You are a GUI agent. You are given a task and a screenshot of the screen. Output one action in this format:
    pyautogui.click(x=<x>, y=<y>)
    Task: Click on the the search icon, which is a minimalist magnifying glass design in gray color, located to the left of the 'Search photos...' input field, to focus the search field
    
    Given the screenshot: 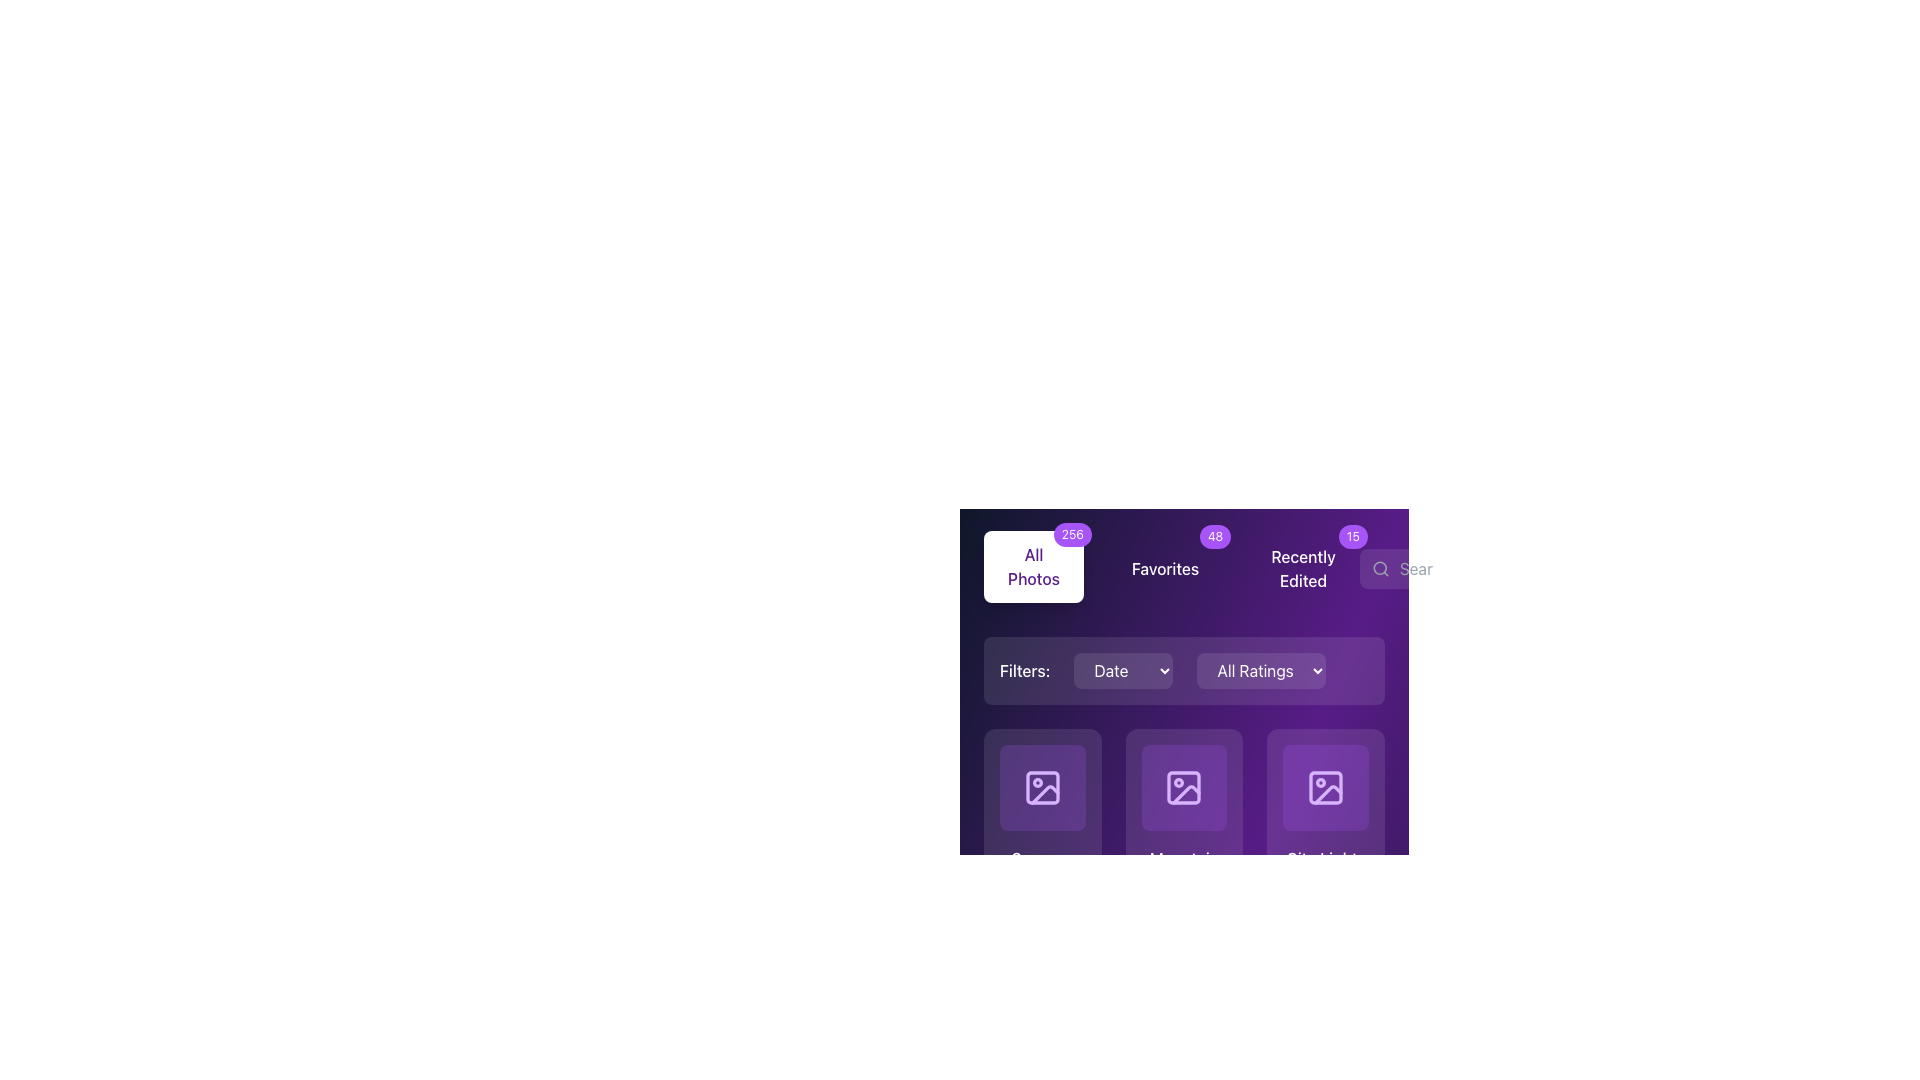 What is the action you would take?
    pyautogui.click(x=1379, y=569)
    